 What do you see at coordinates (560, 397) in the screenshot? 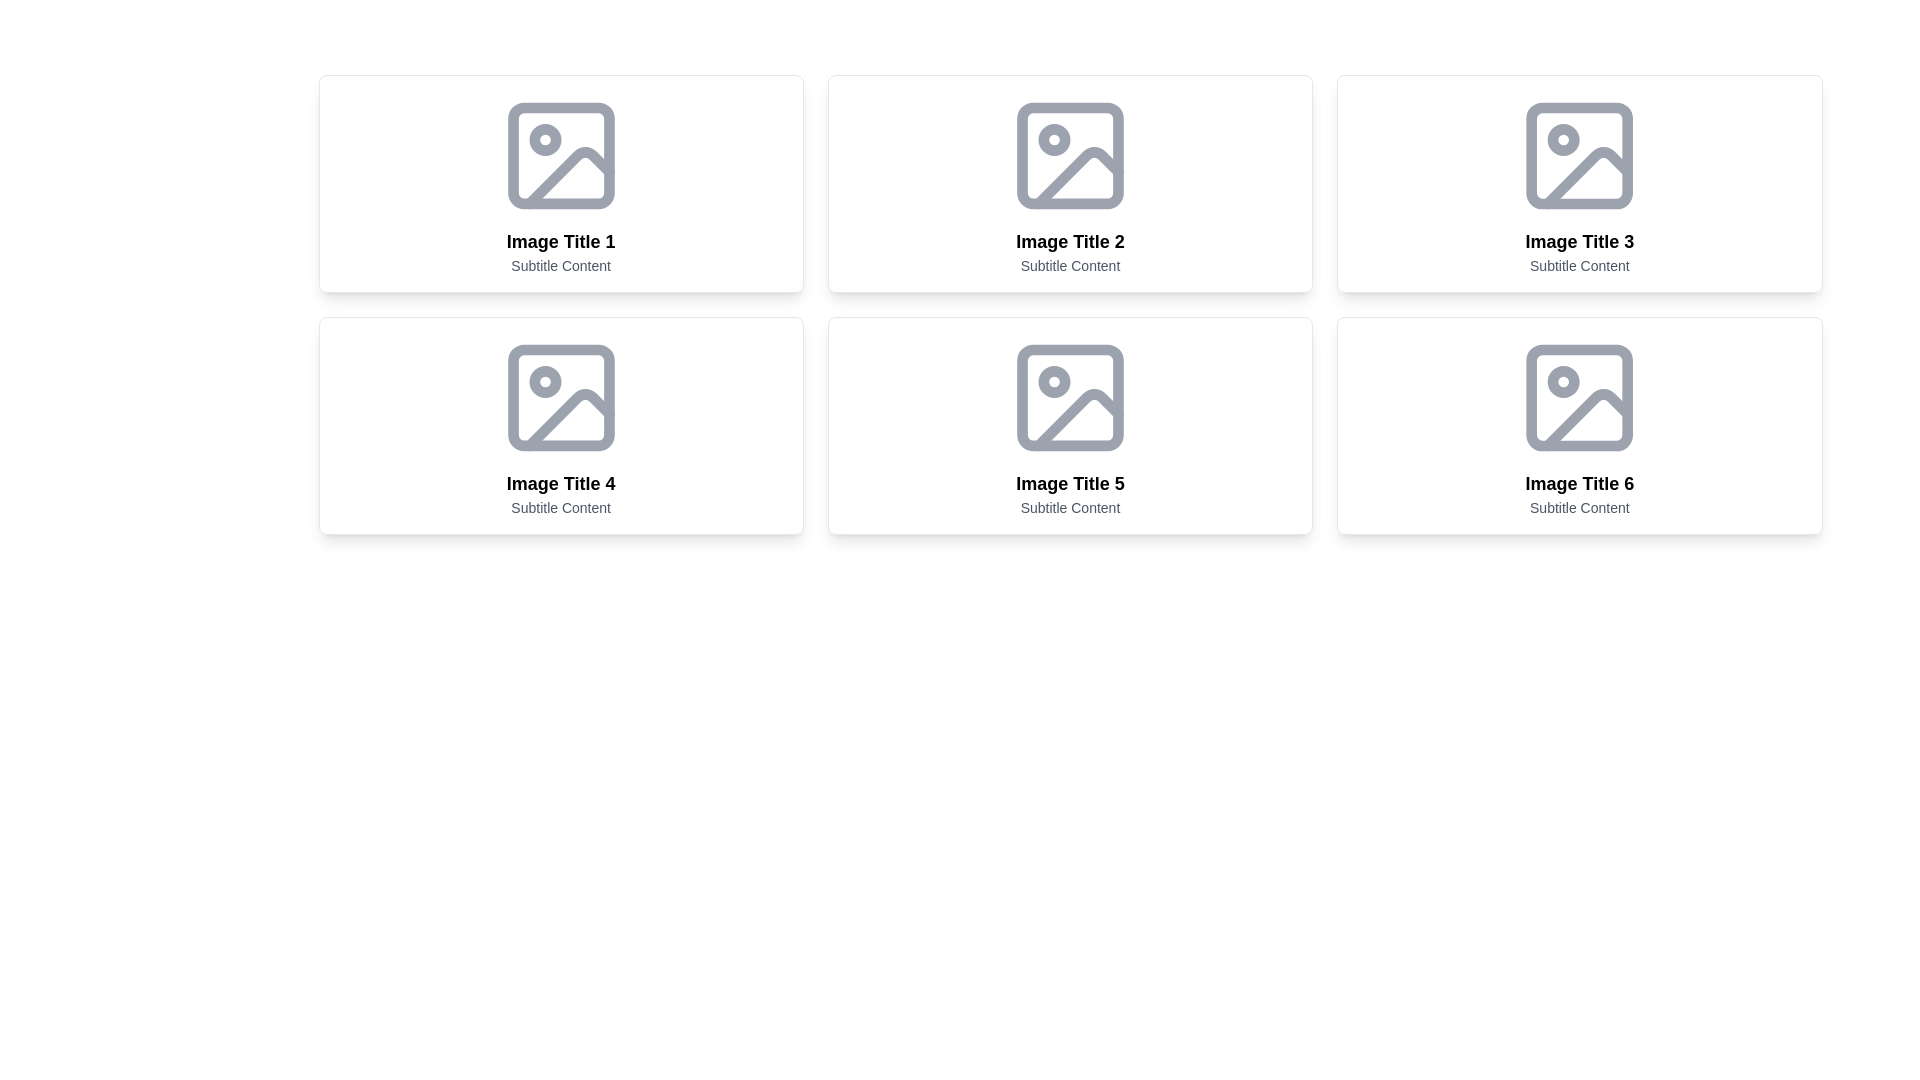
I see `the SVG graphic icon representing an image placeholder, which is located inside the second card titled 'Image Title 4' in the second row of the grid layout` at bounding box center [560, 397].